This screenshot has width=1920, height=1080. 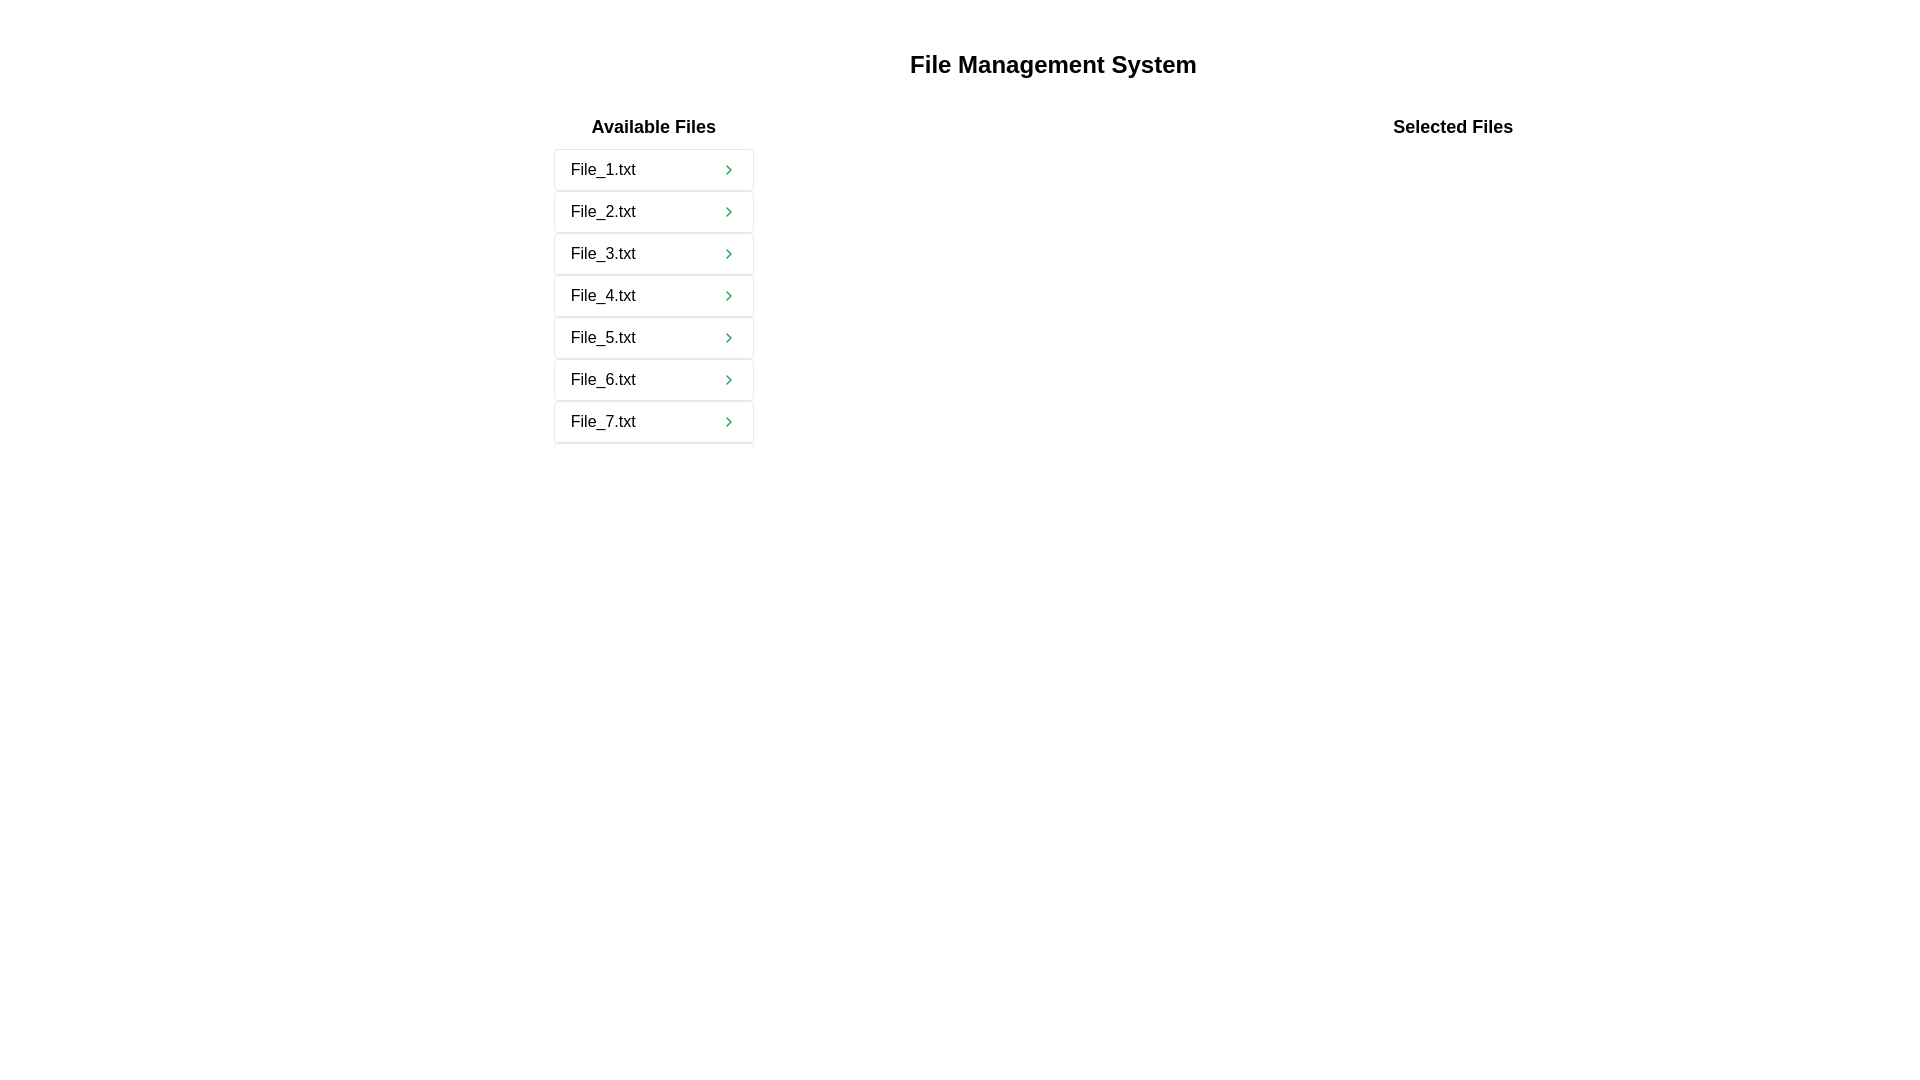 I want to click on the static text element labeled 'Available Files', which is bold and large-sized, positioned at the top of the file list, so click(x=653, y=127).